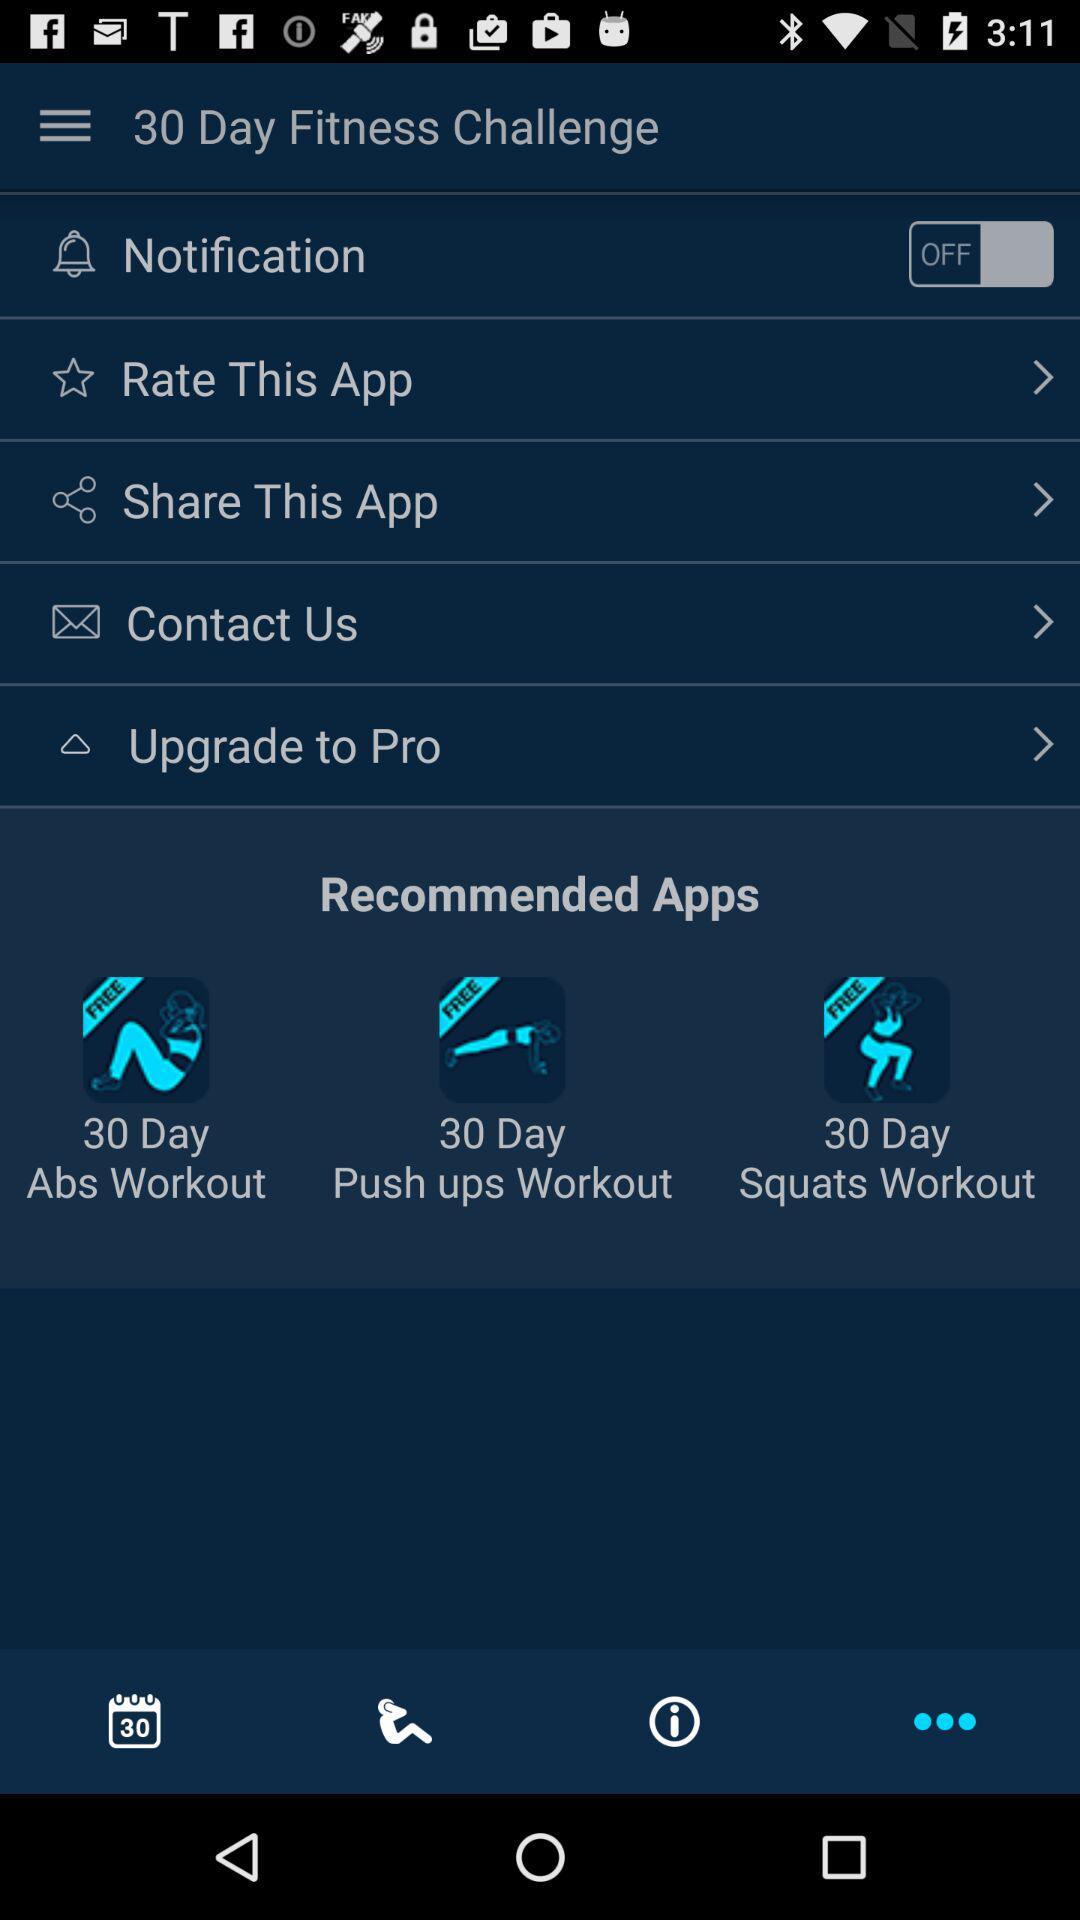 The image size is (1080, 1920). What do you see at coordinates (75, 621) in the screenshot?
I see `the icon left to contact us` at bounding box center [75, 621].